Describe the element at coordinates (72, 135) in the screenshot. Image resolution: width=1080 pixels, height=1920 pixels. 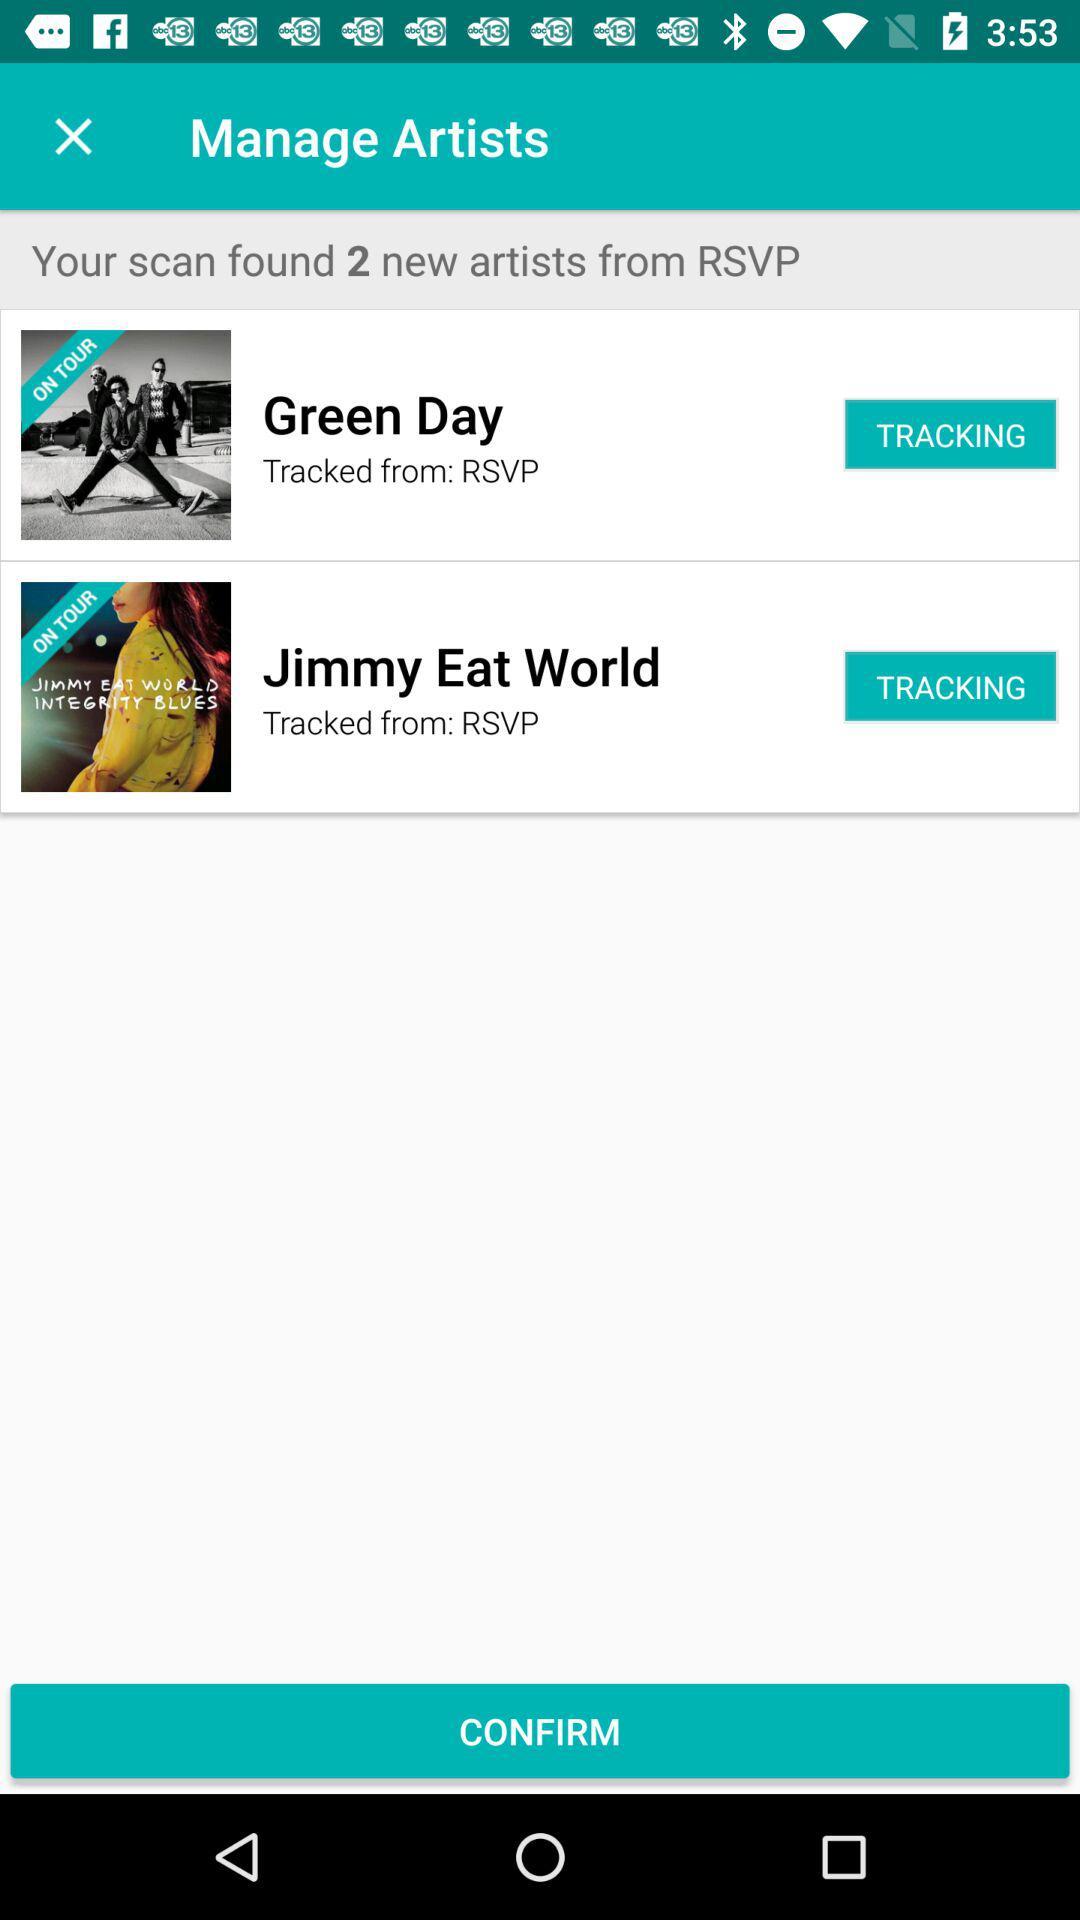
I see `the item to the left of manage artists` at that location.